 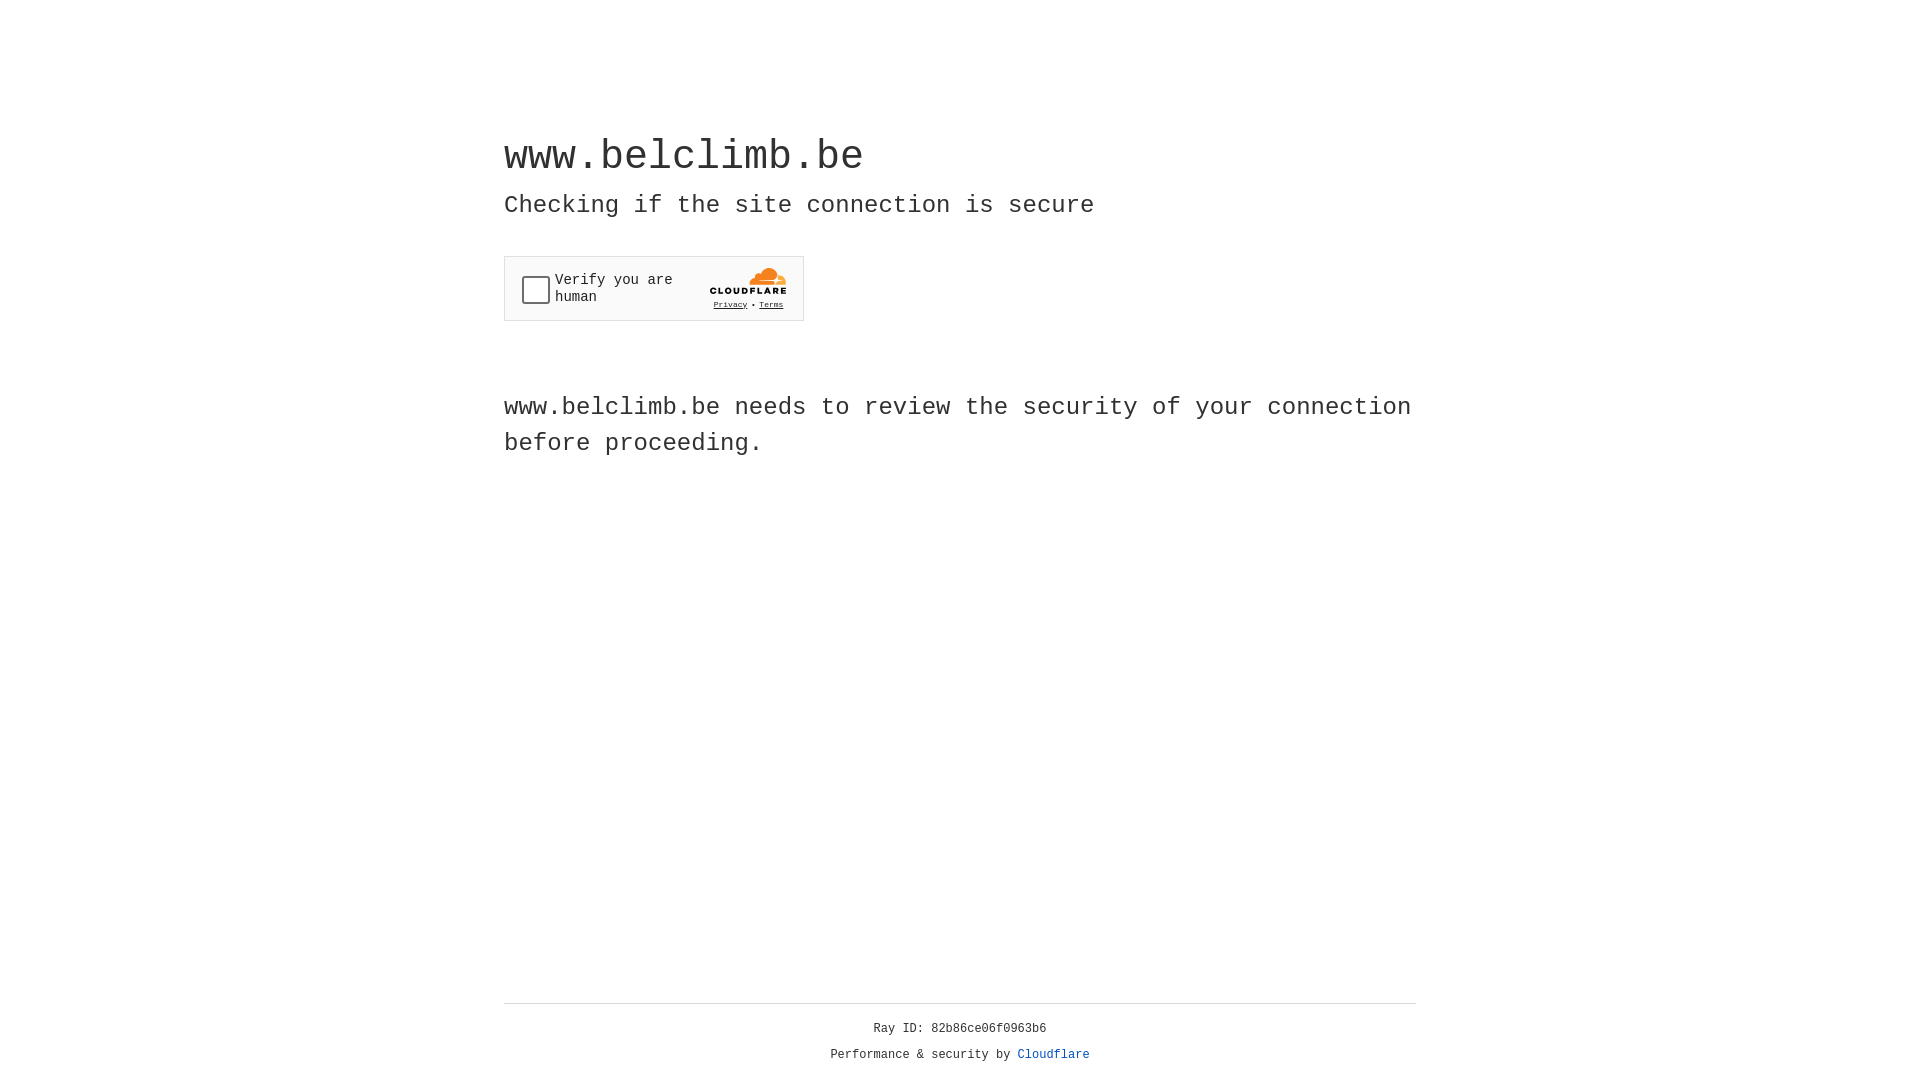 I want to click on 'Cloudflare', so click(x=1053, y=1054).